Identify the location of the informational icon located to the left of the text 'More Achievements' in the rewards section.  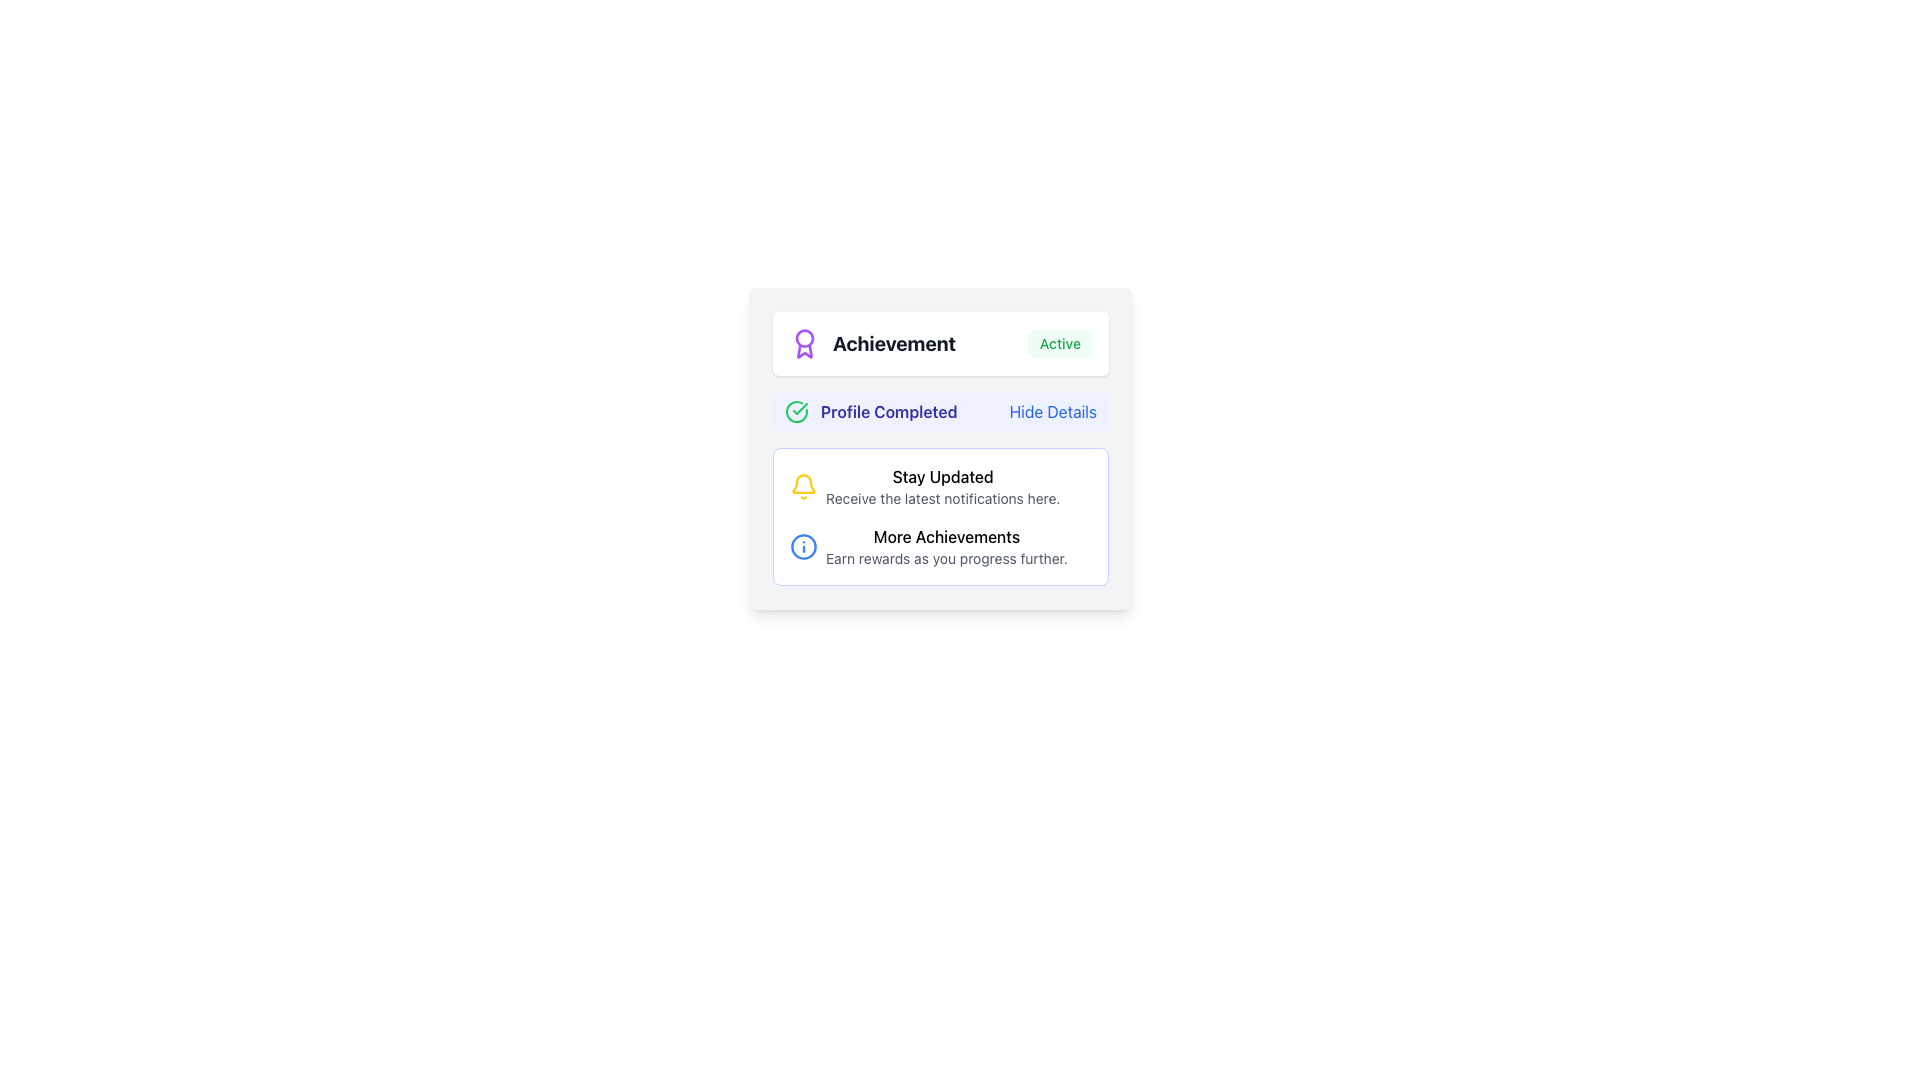
(804, 547).